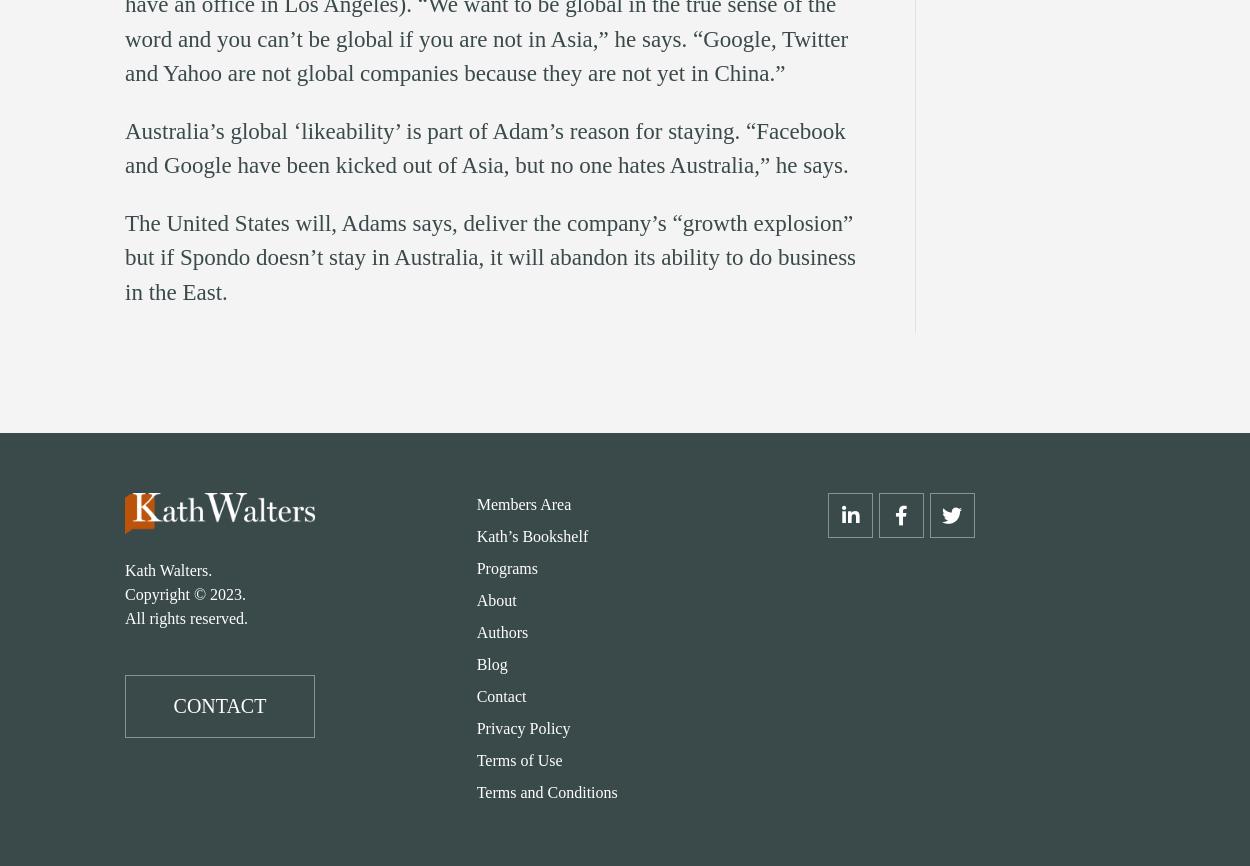 The image size is (1250, 866). What do you see at coordinates (506, 568) in the screenshot?
I see `'Programs'` at bounding box center [506, 568].